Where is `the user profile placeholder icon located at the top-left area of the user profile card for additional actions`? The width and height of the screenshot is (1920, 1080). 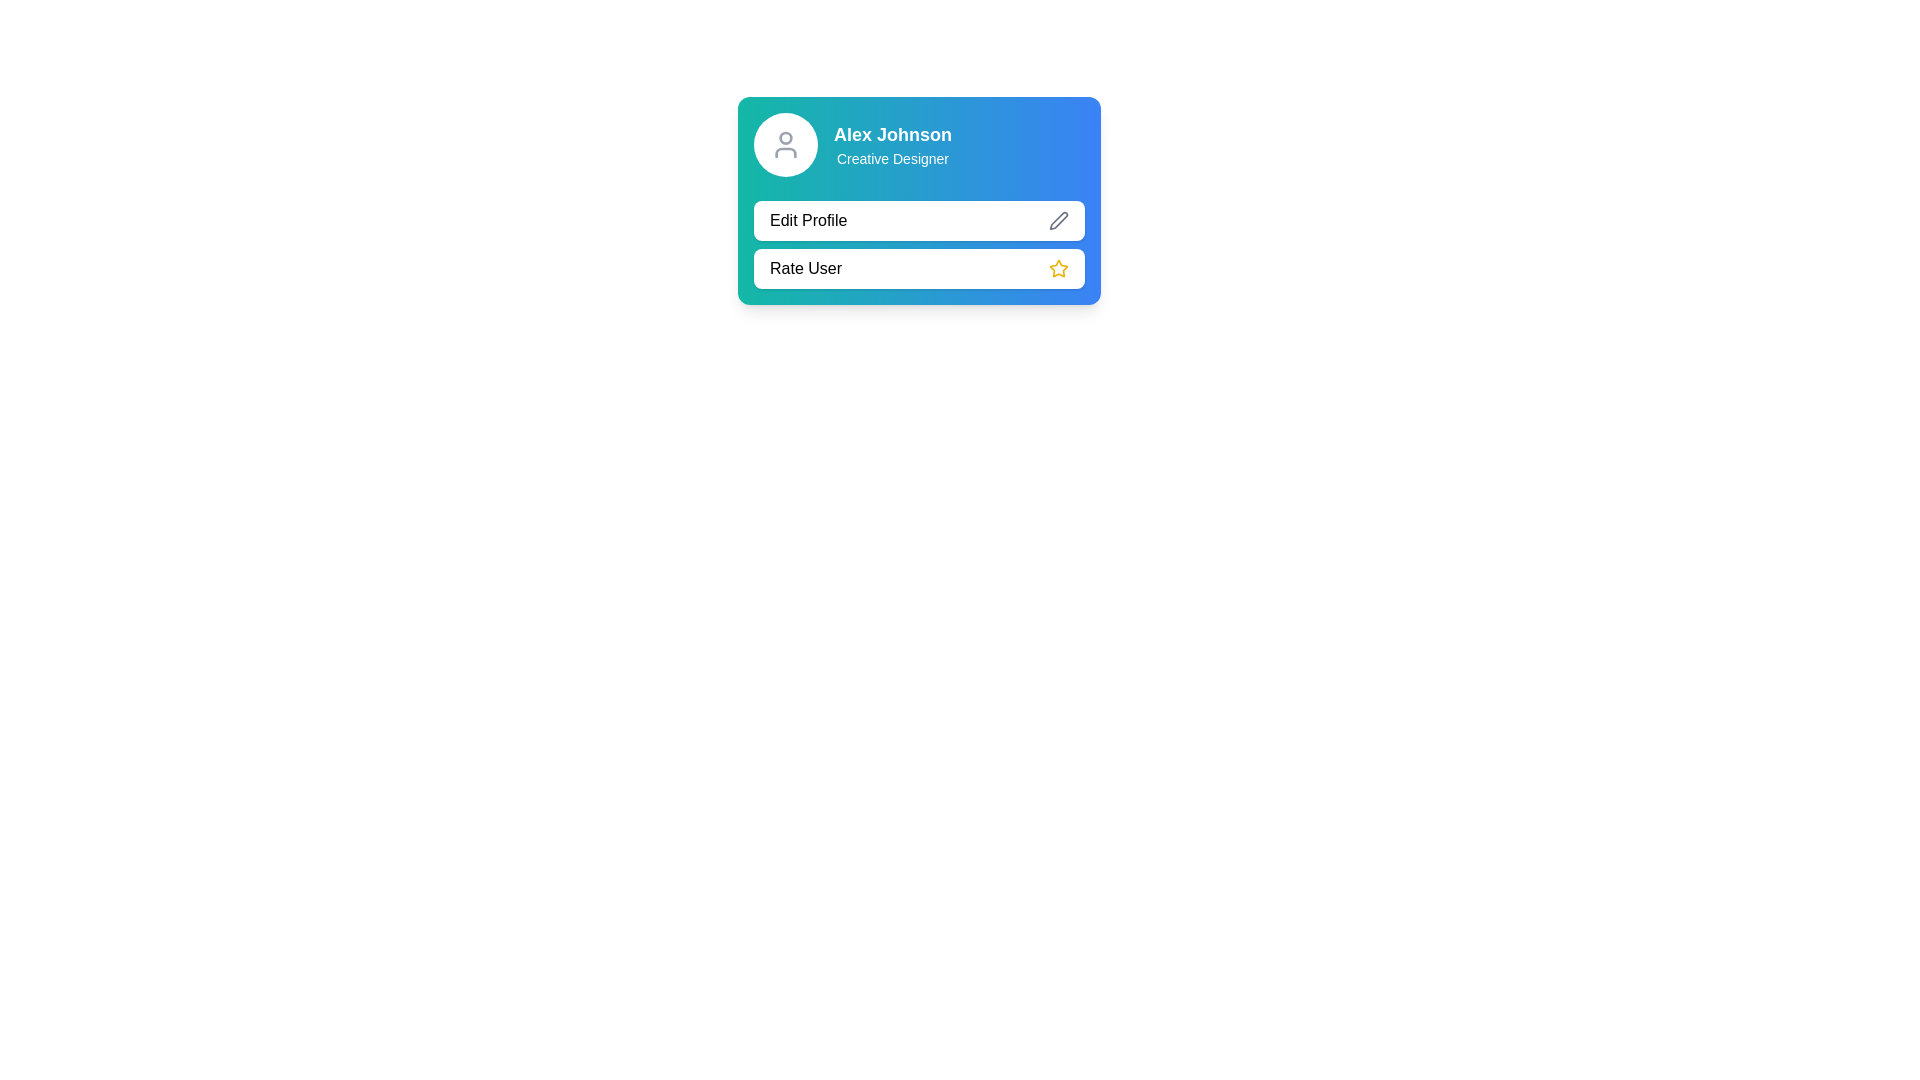
the user profile placeholder icon located at the top-left area of the user profile card for additional actions is located at coordinates (785, 144).